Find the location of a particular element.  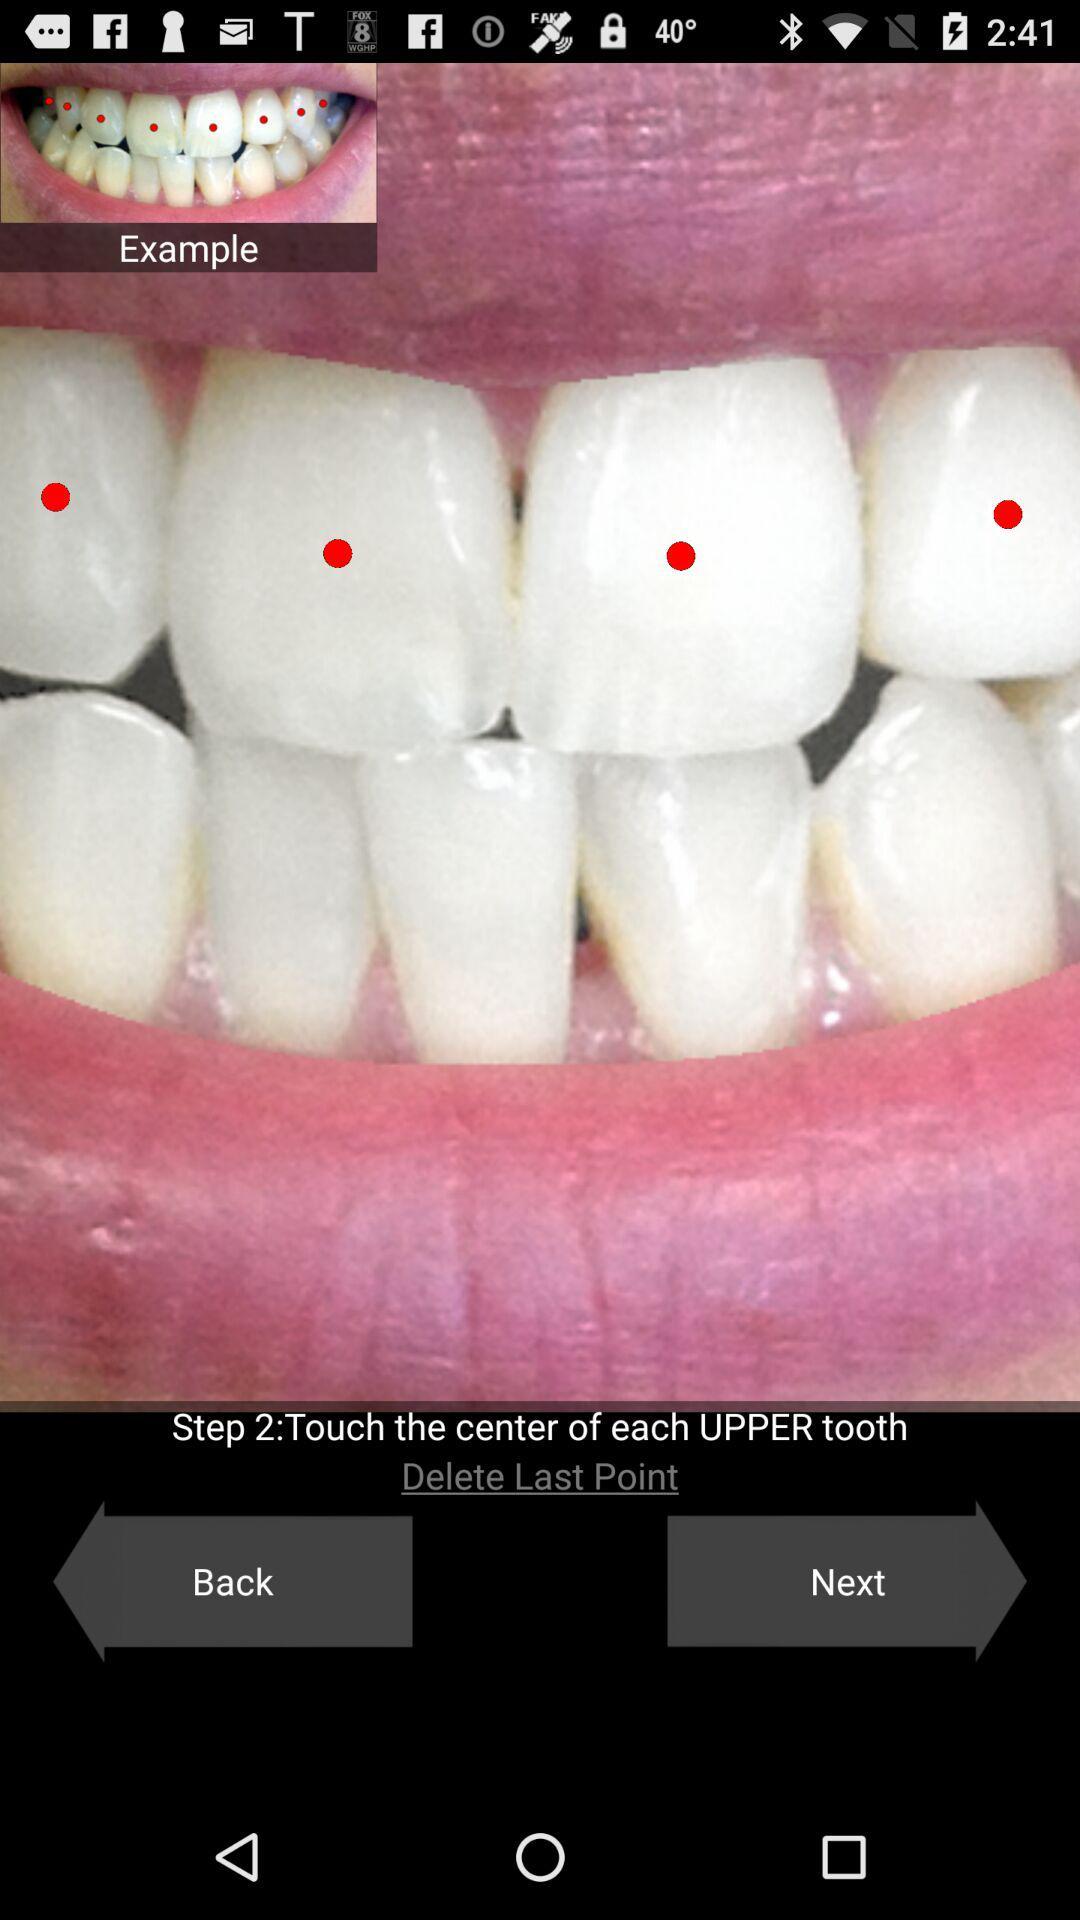

item at the bottom left corner is located at coordinates (231, 1580).